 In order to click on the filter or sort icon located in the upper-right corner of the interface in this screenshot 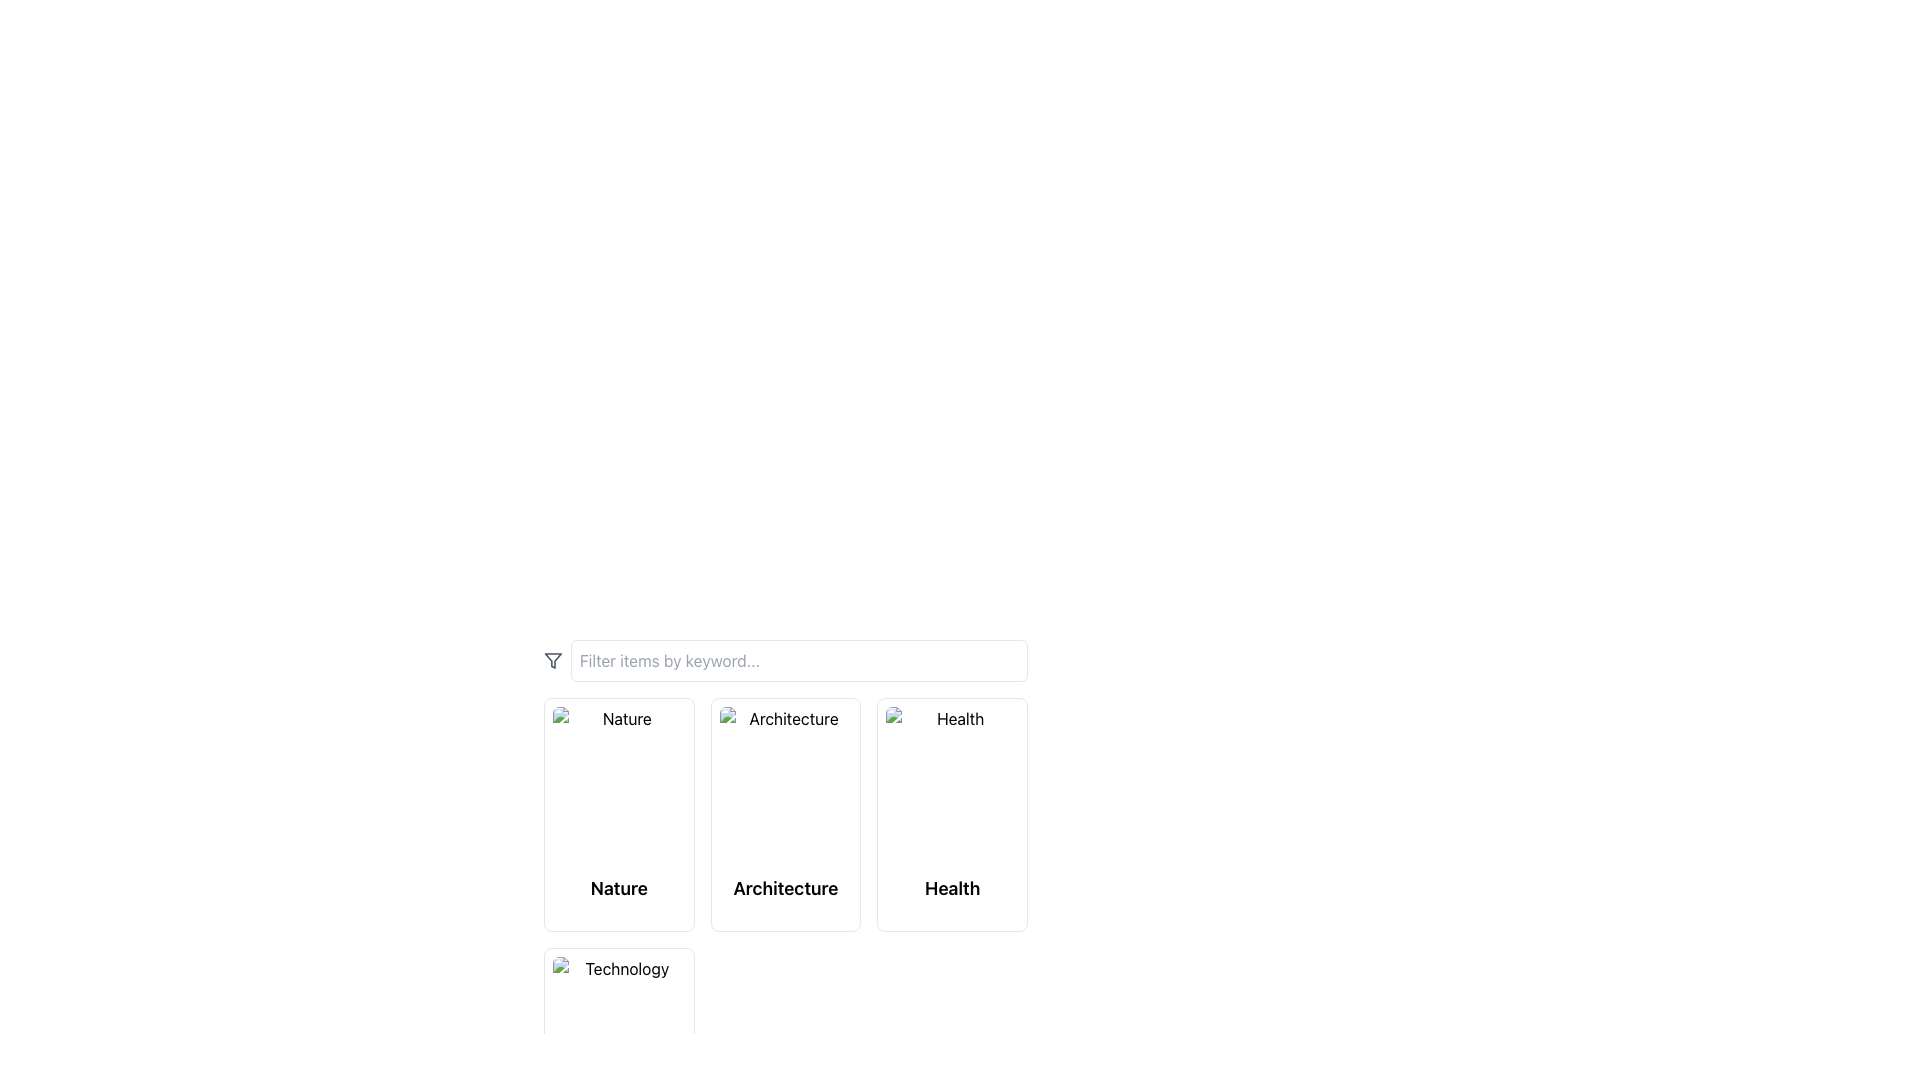, I will do `click(553, 660)`.